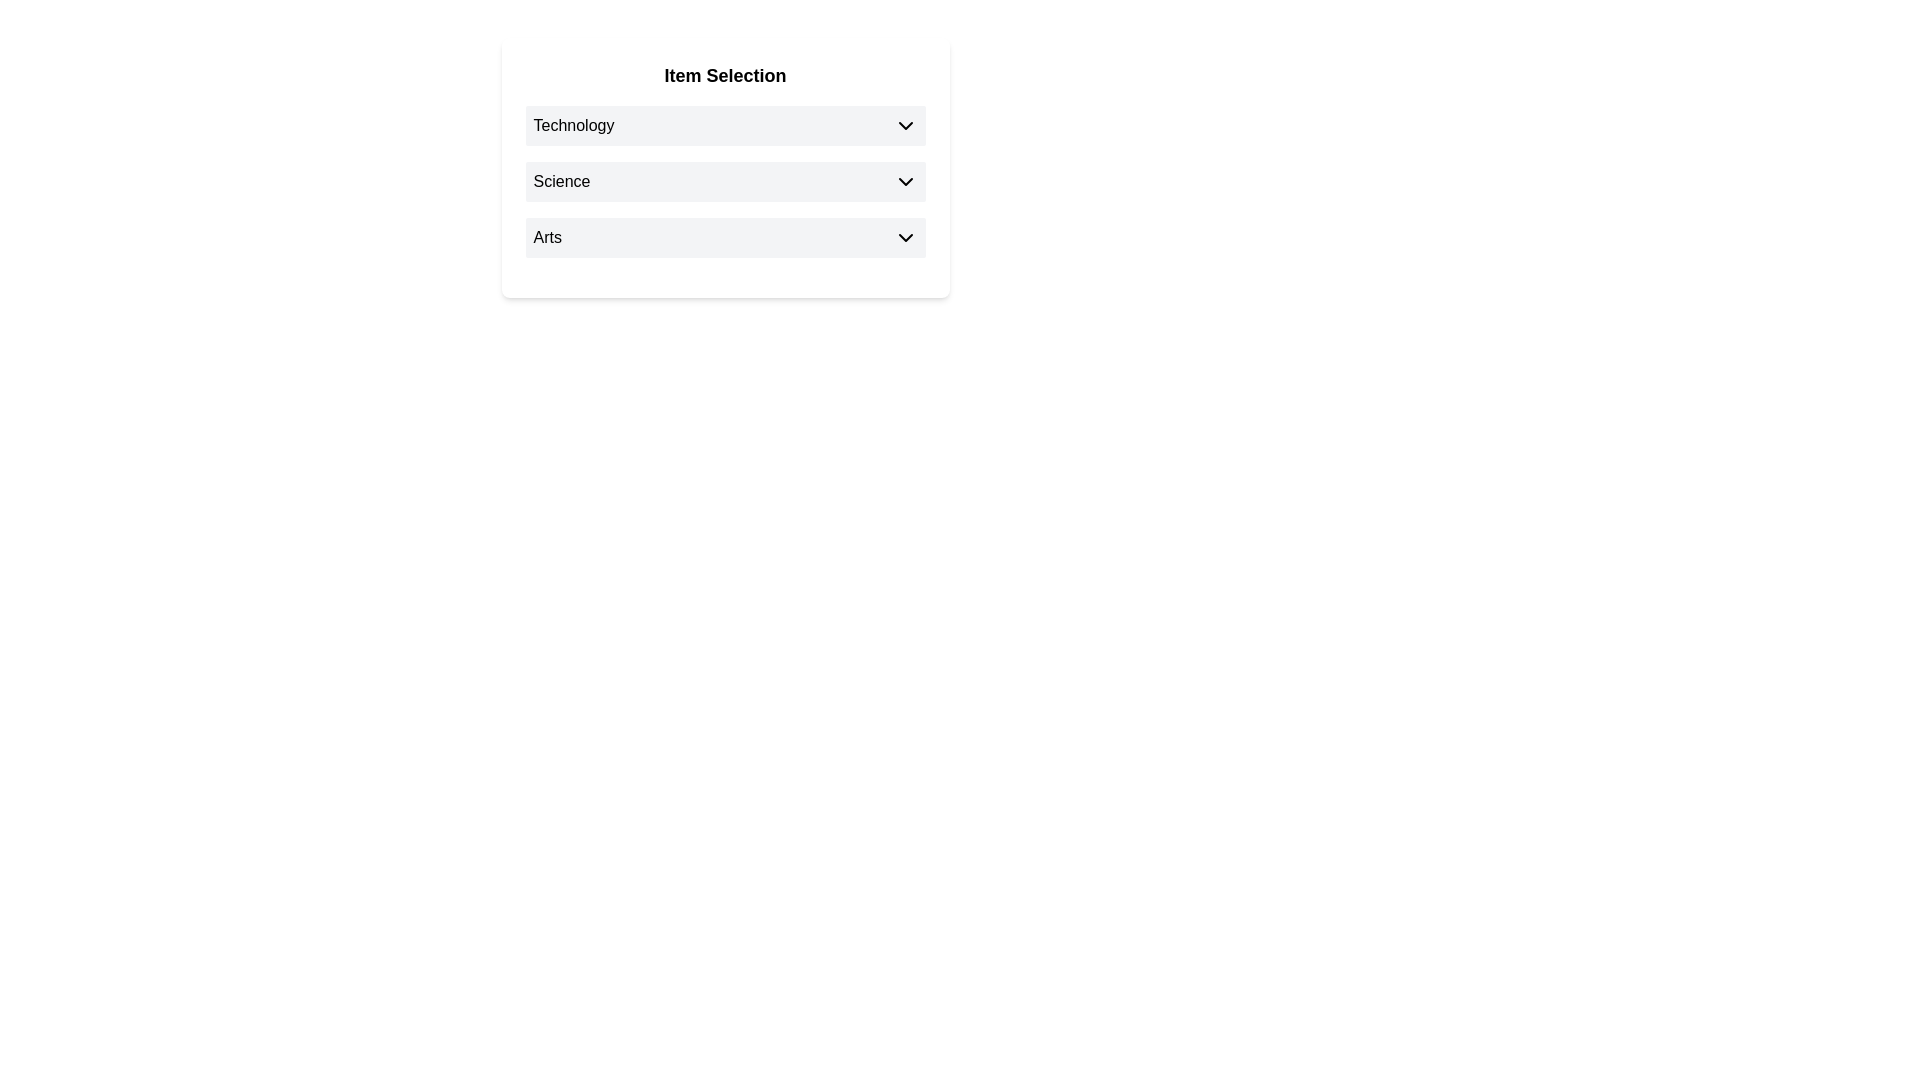 Image resolution: width=1920 pixels, height=1080 pixels. Describe the element at coordinates (724, 167) in the screenshot. I see `the dropdown arrow of the second dropdown menu labeled 'Science'` at that location.